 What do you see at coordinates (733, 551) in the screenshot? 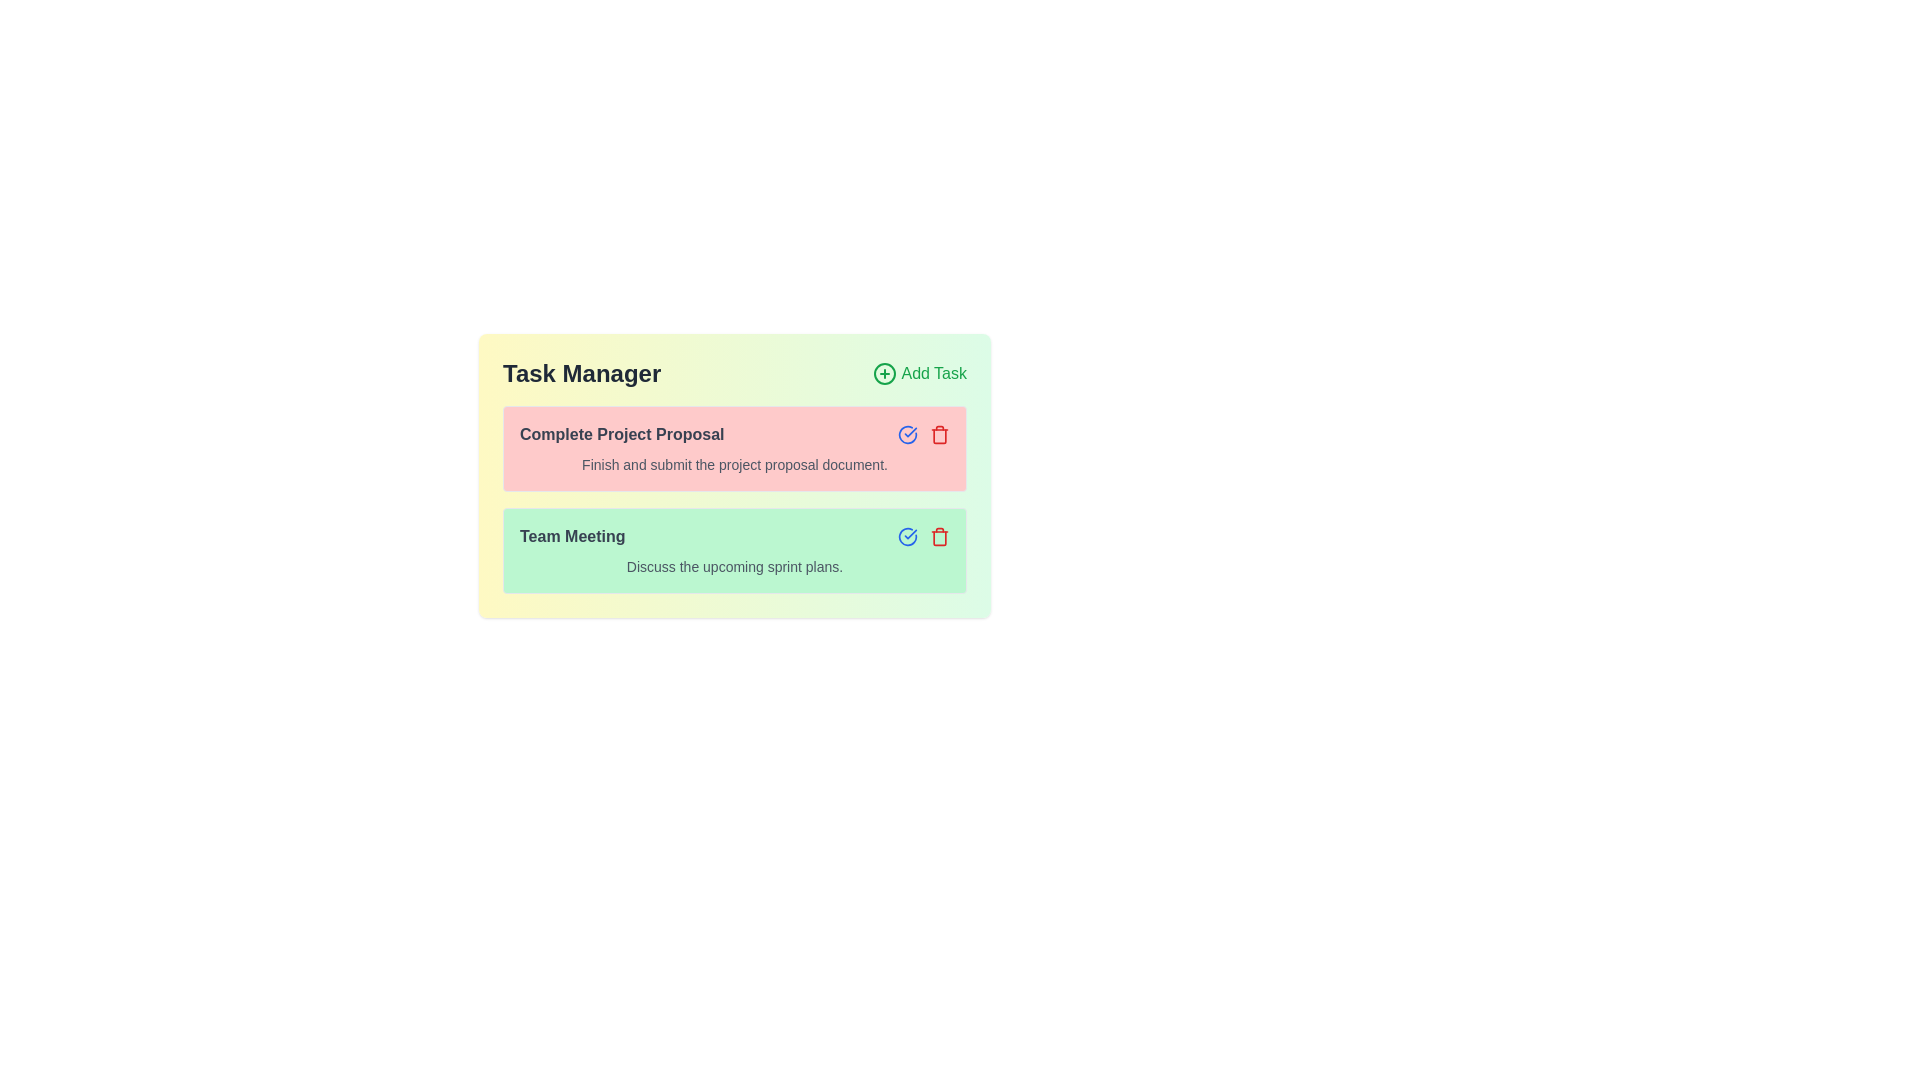
I see `the 'Team Meeting' task card in the task management UI, which is the second item below the 'Complete Project Proposal' panel` at bounding box center [733, 551].